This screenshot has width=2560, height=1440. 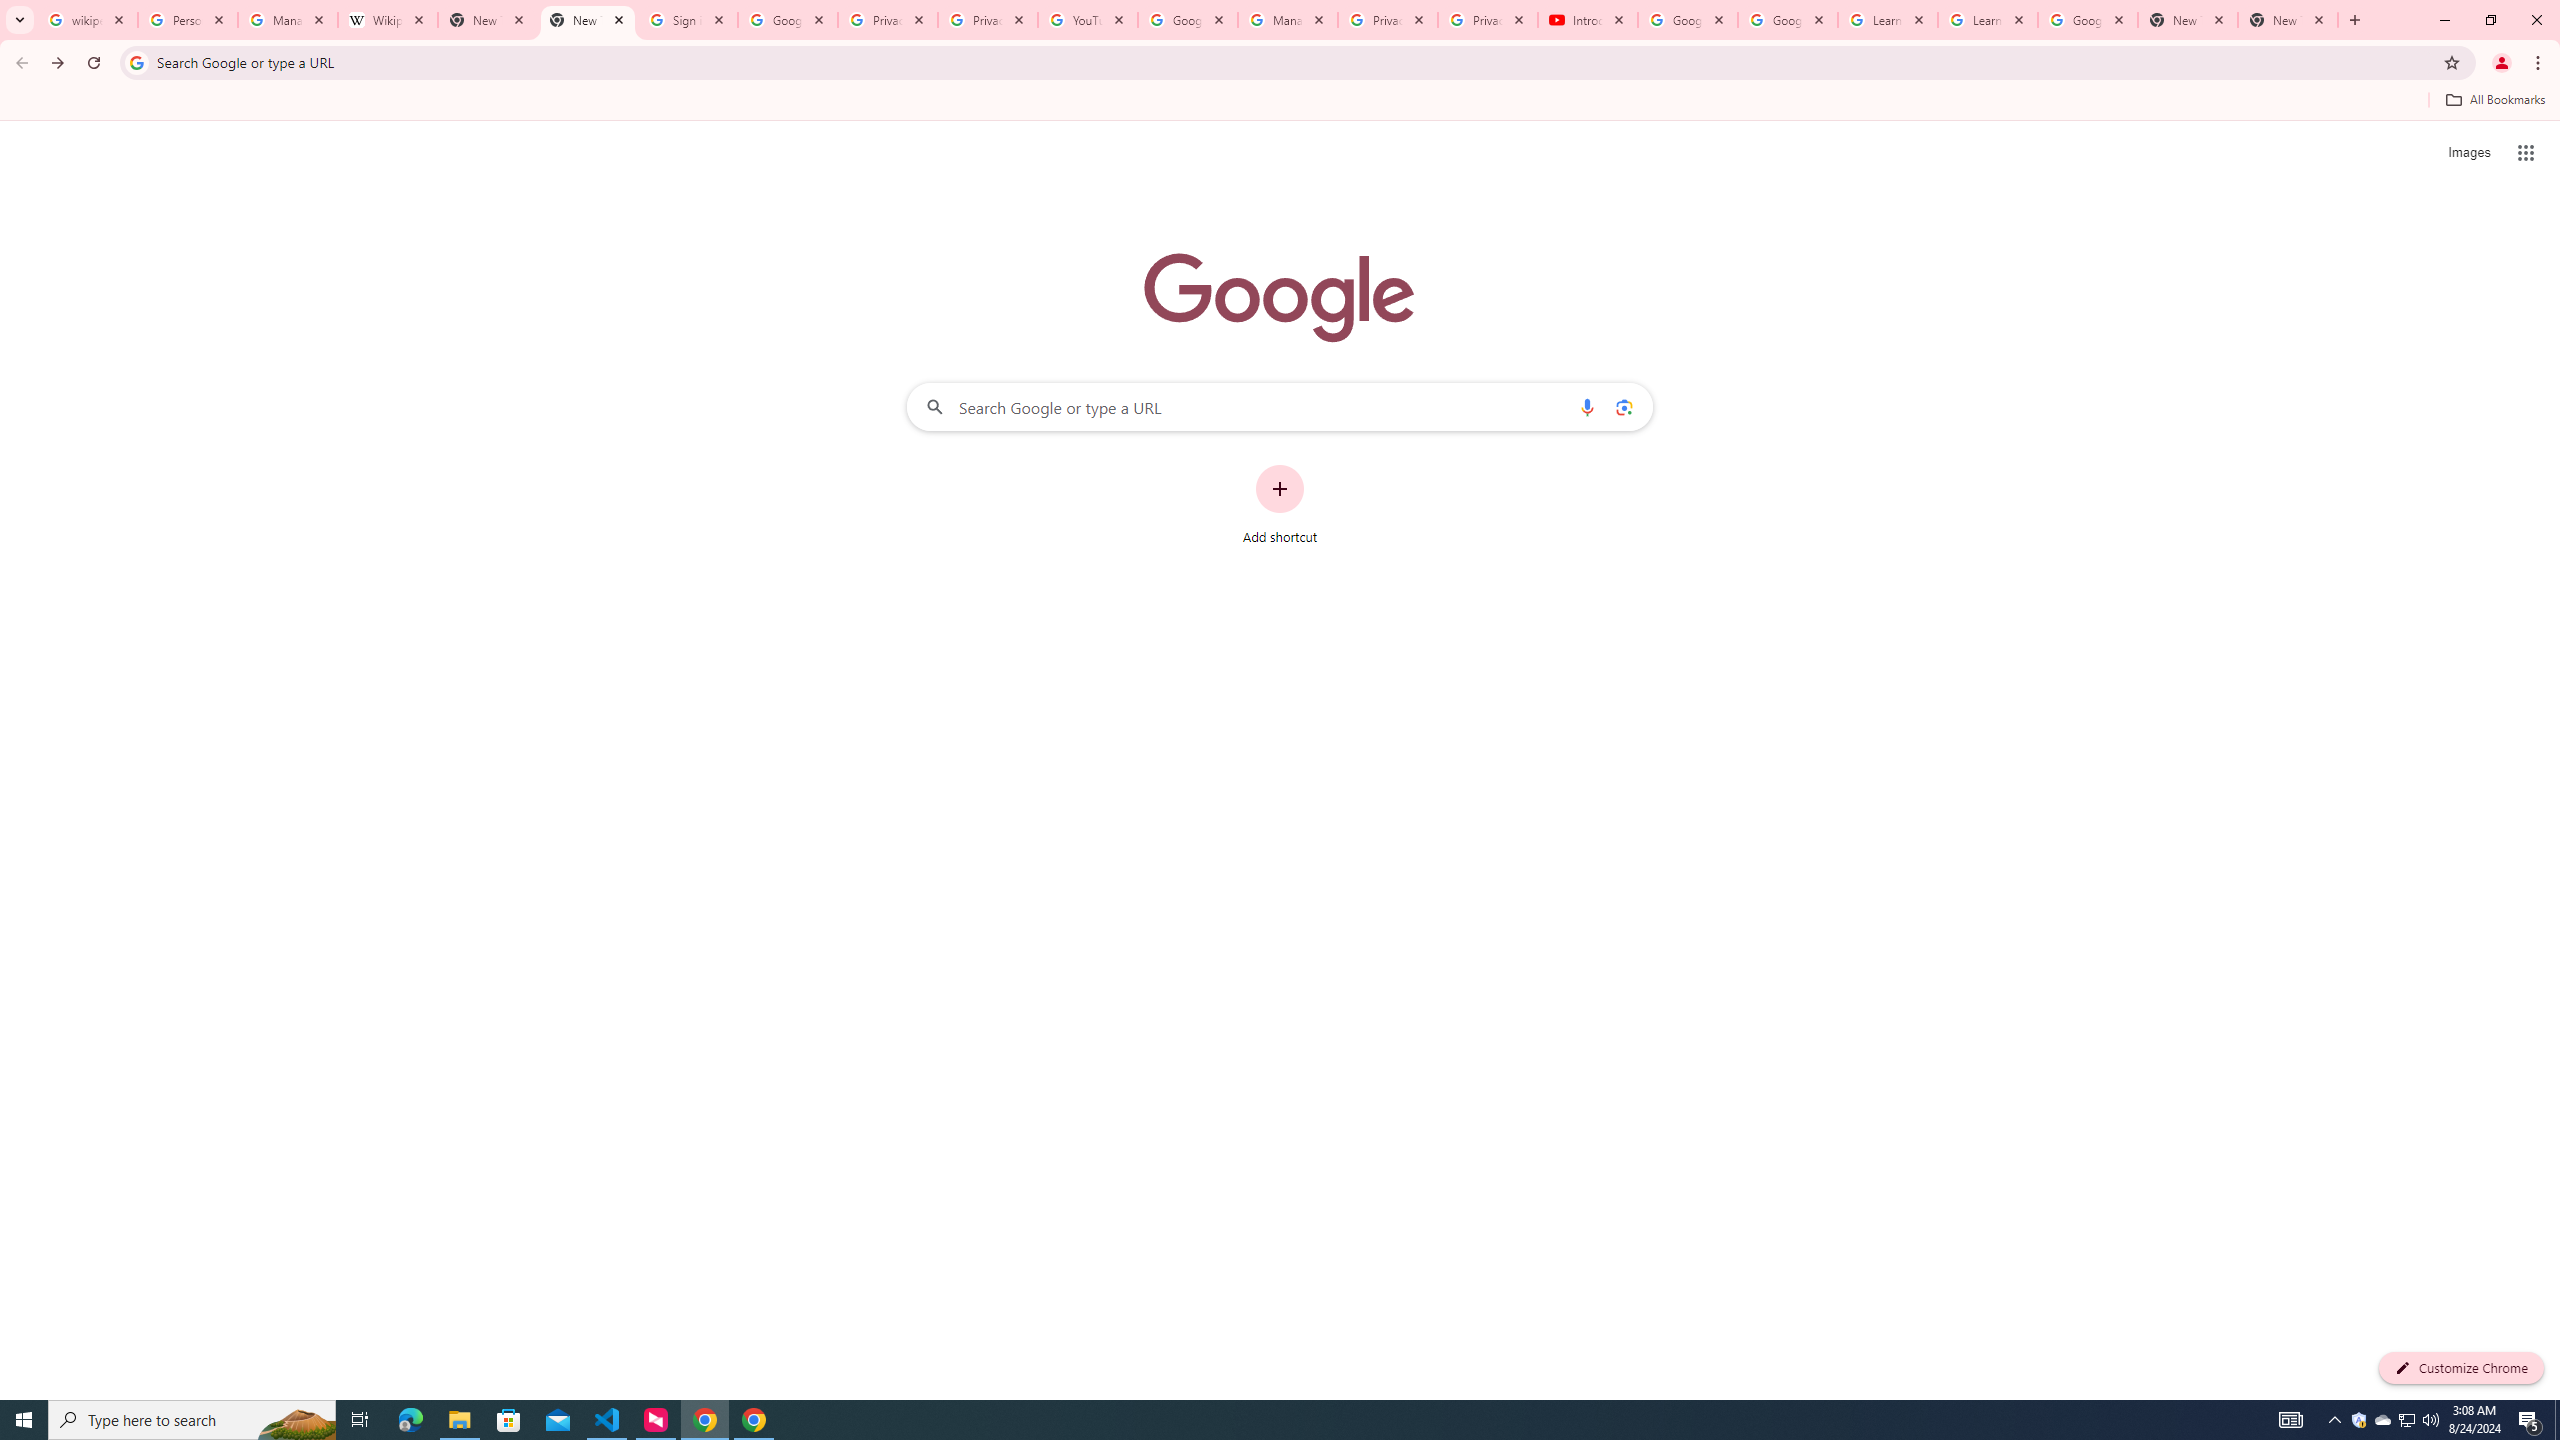 I want to click on 'Personalization & Google Search results - Google Search Help', so click(x=186, y=19).